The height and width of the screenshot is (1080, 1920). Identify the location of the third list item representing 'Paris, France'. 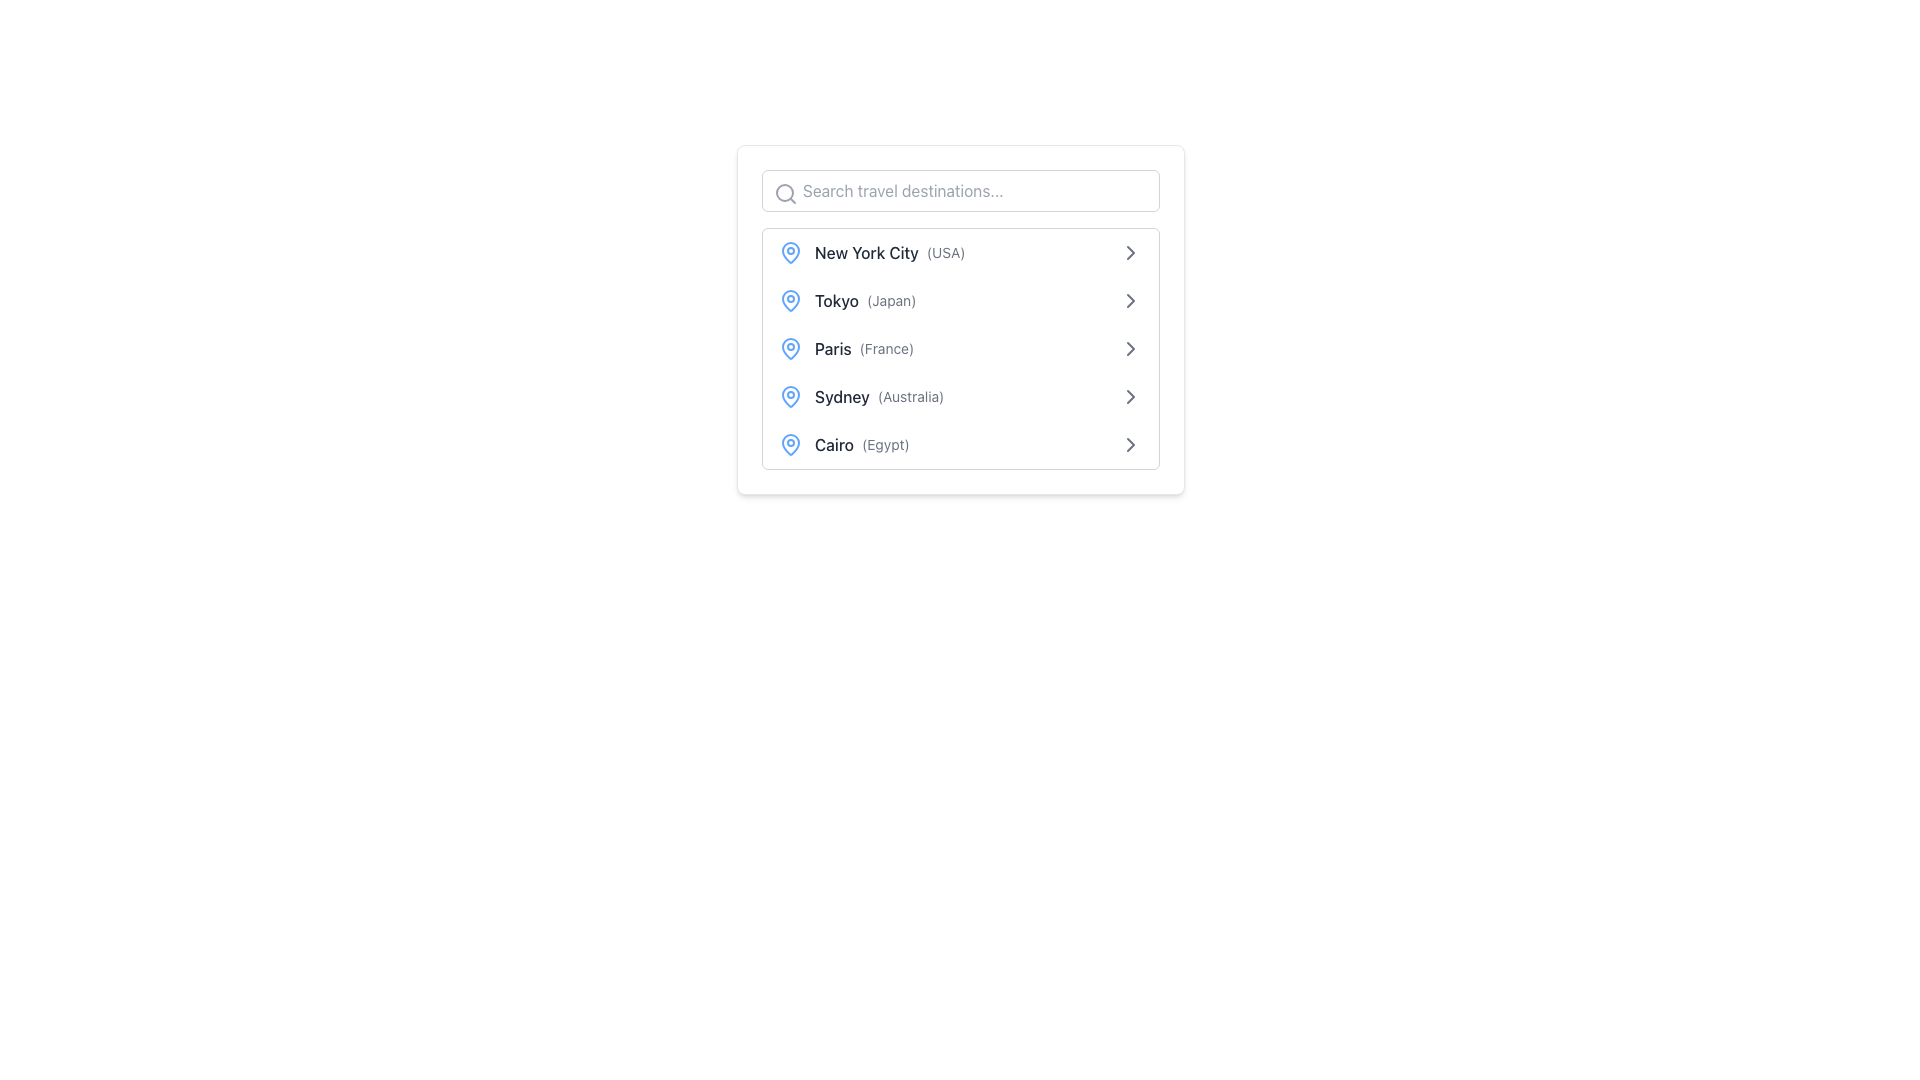
(960, 347).